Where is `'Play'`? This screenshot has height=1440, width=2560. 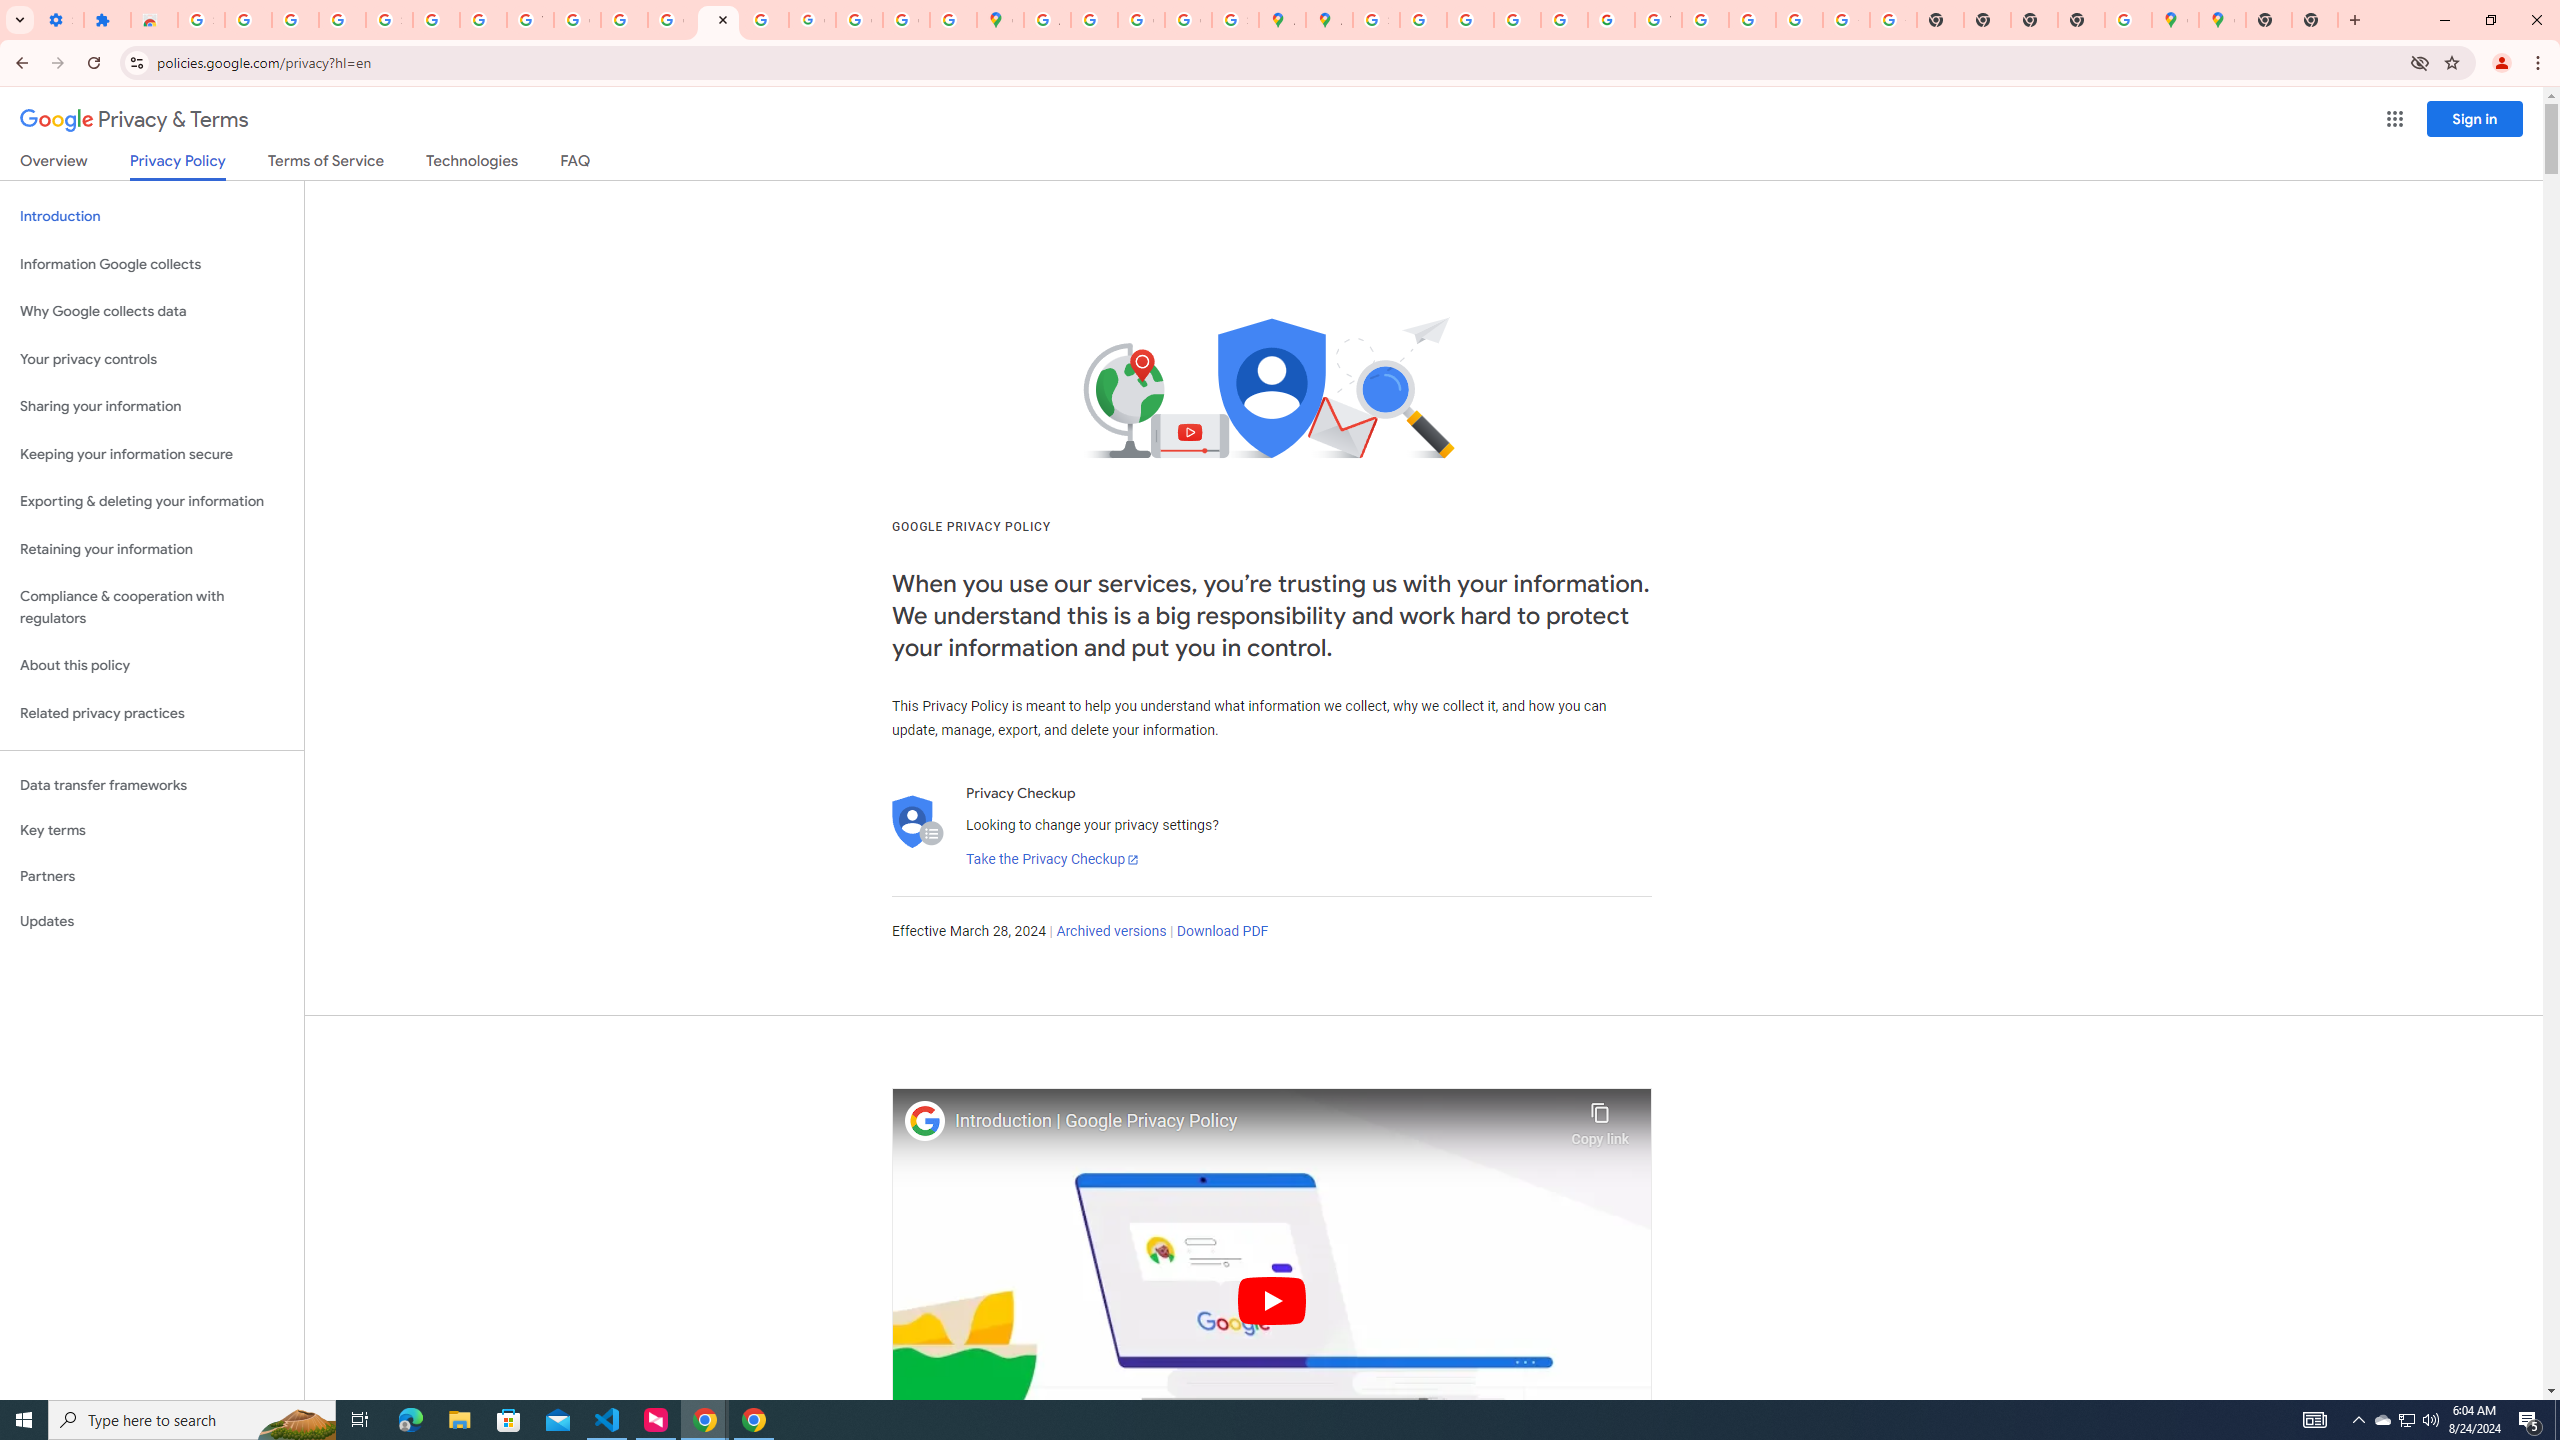
'Play' is located at coordinates (1271, 1299).